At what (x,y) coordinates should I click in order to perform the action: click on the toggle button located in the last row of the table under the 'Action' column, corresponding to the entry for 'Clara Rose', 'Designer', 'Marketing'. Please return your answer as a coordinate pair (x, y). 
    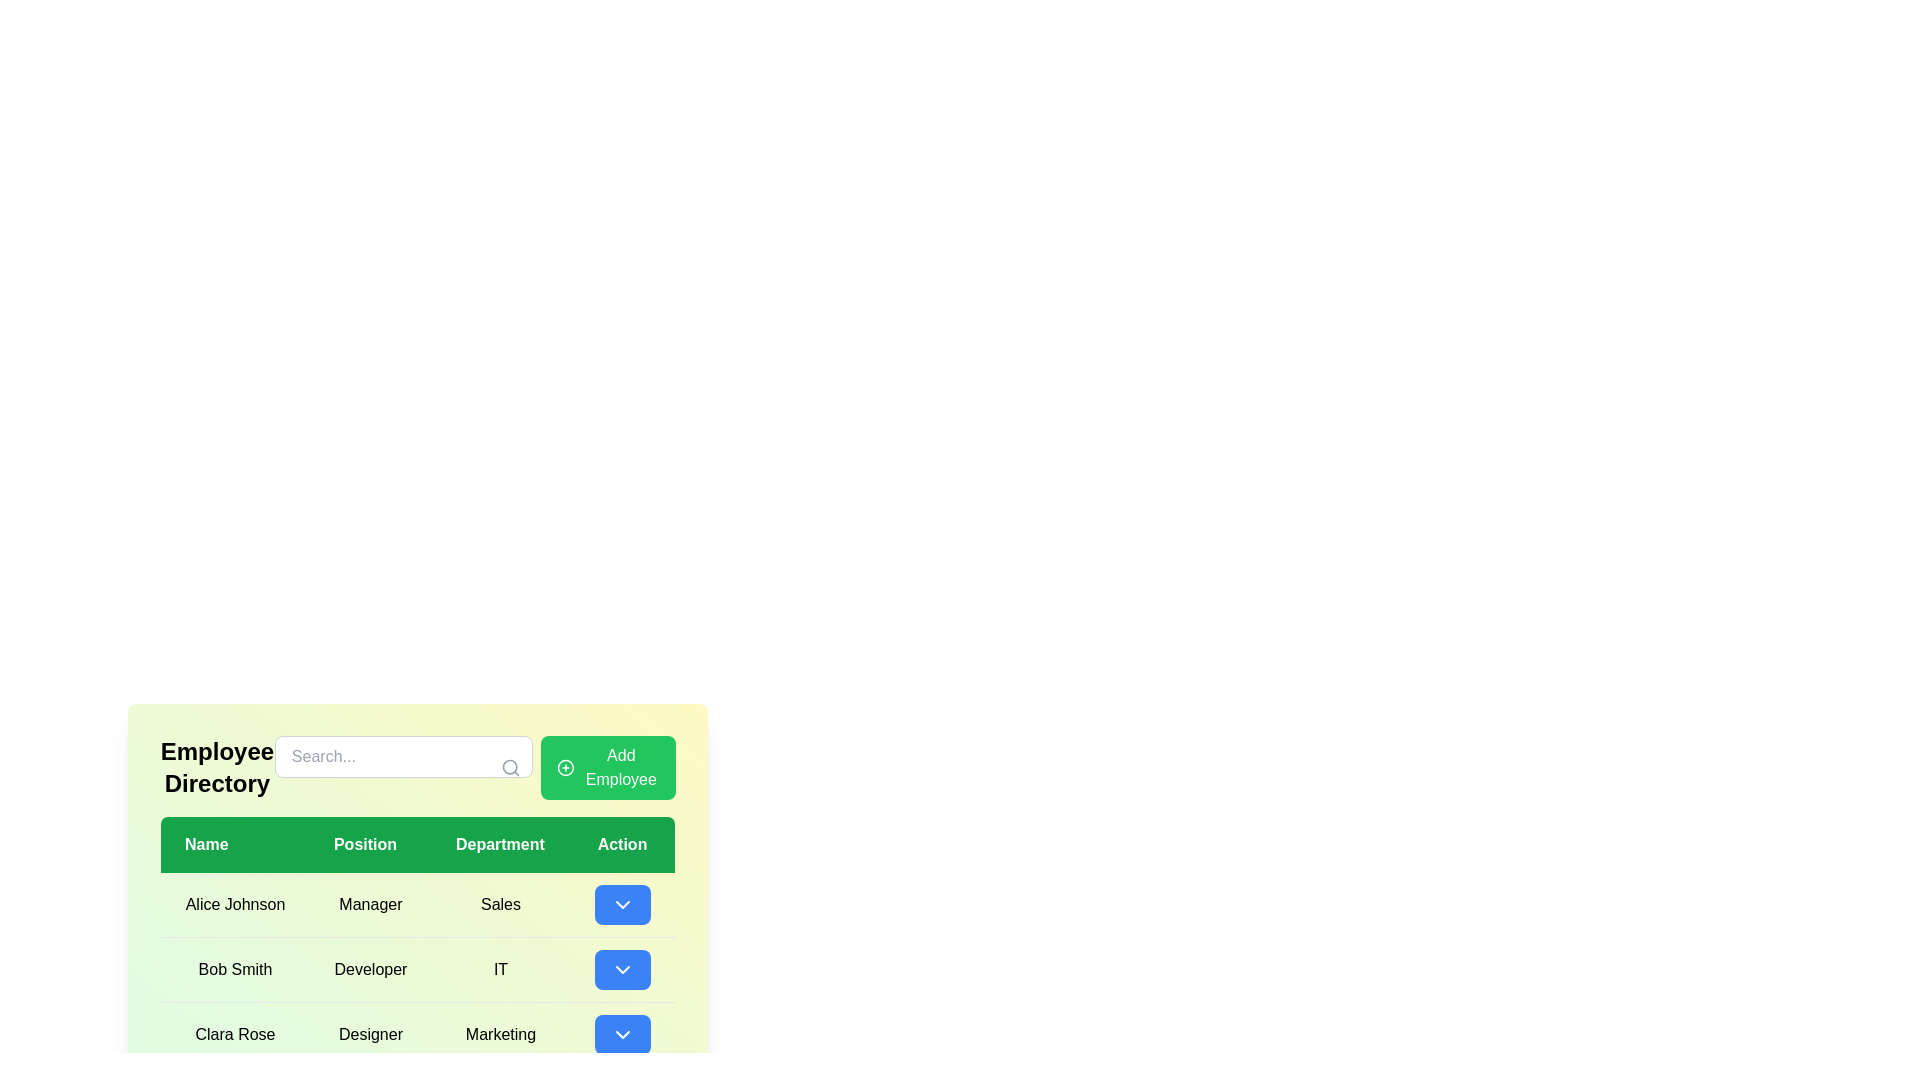
    Looking at the image, I should click on (621, 1034).